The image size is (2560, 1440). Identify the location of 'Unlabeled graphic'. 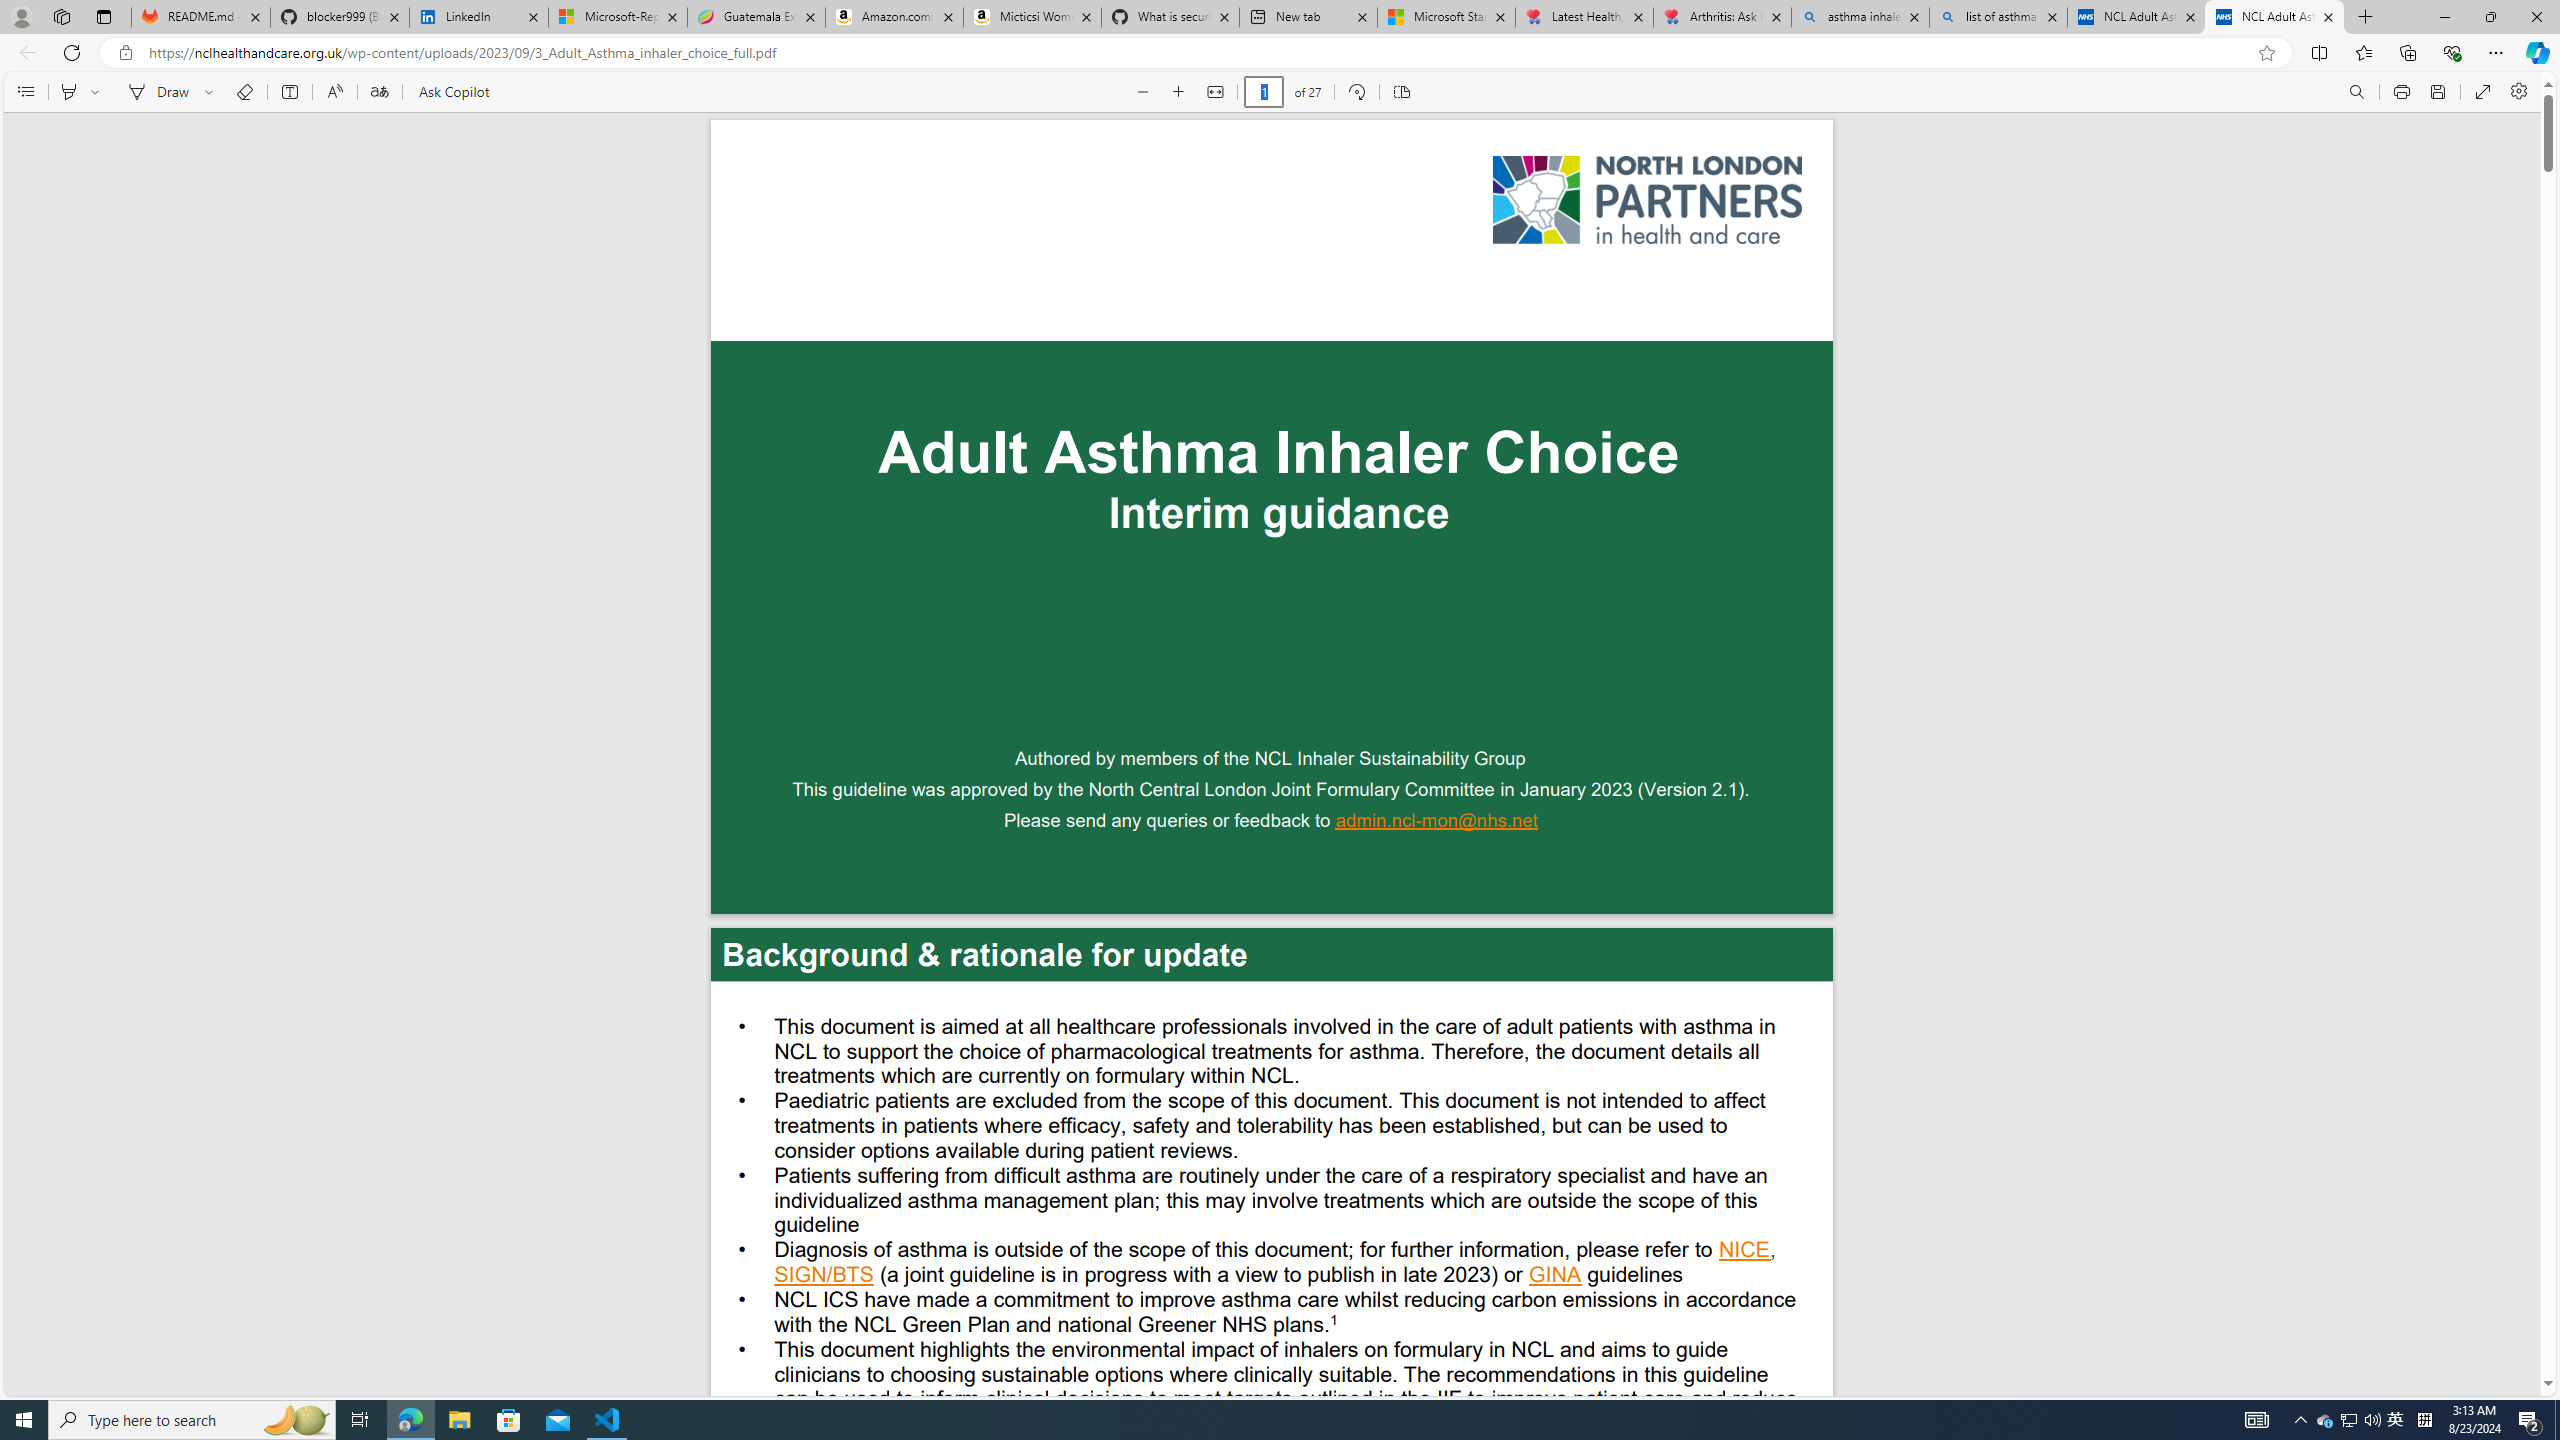
(1646, 199).